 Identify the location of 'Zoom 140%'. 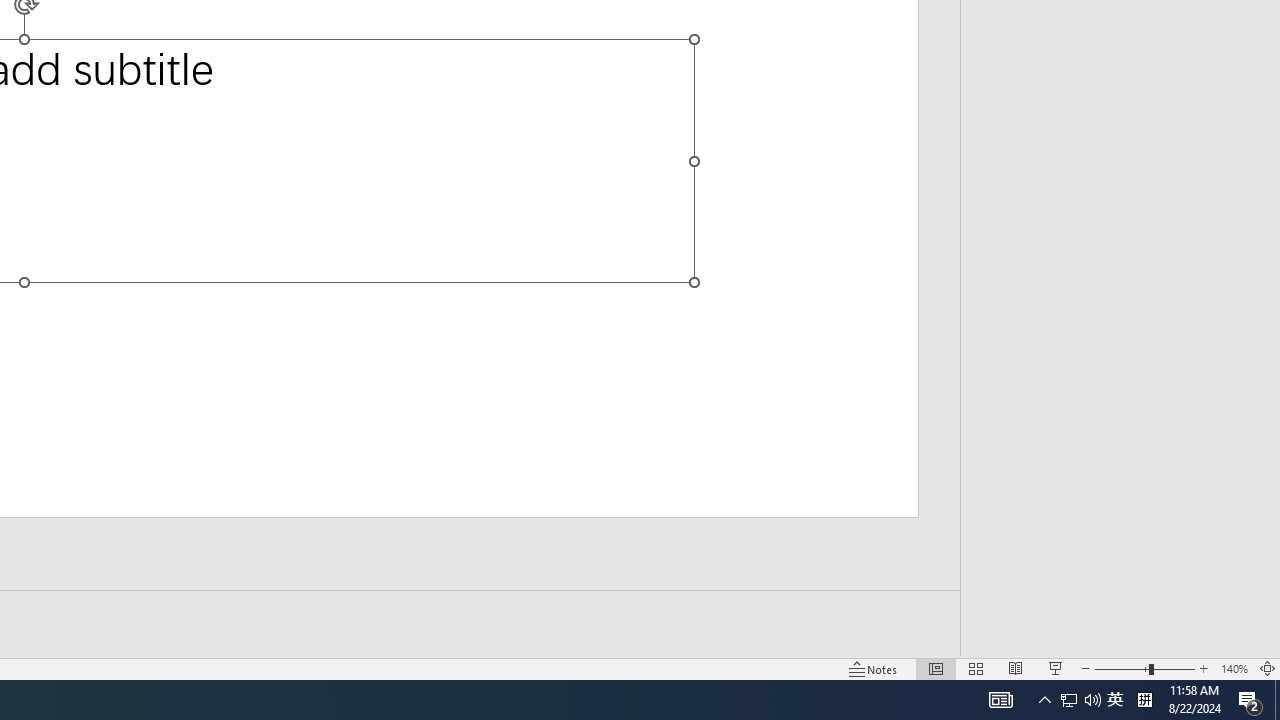
(1233, 669).